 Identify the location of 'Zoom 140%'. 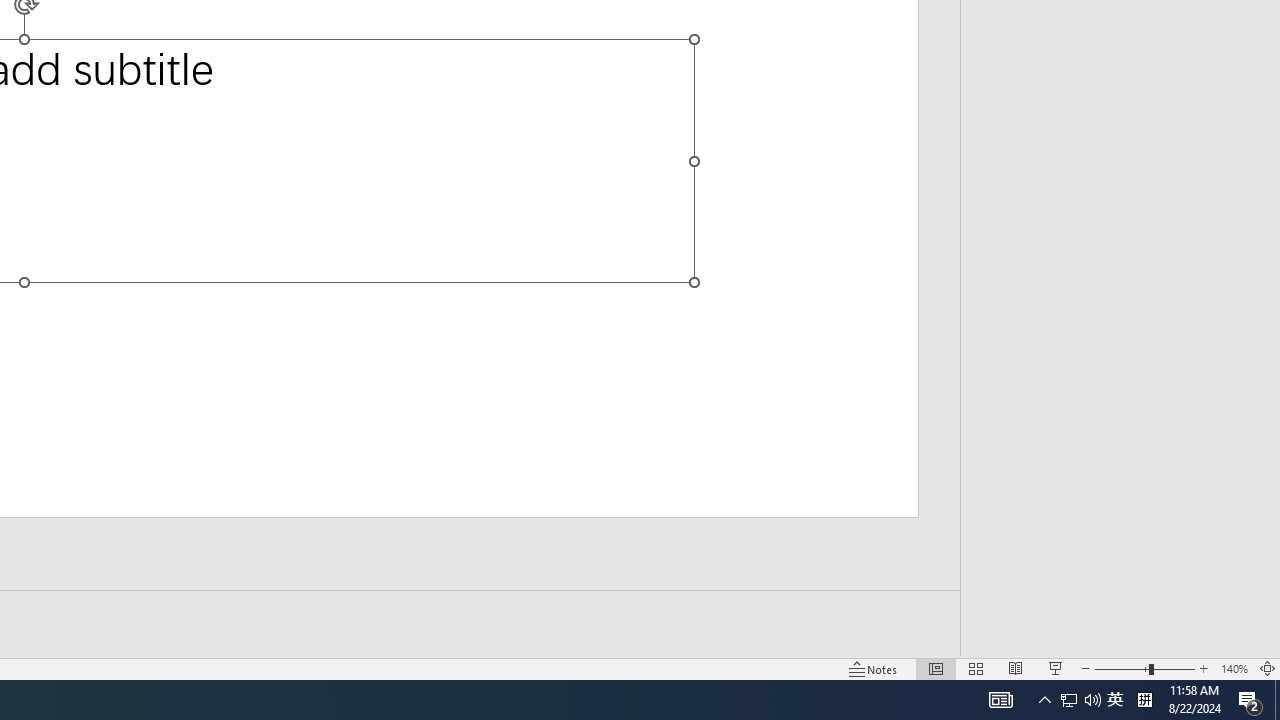
(1233, 669).